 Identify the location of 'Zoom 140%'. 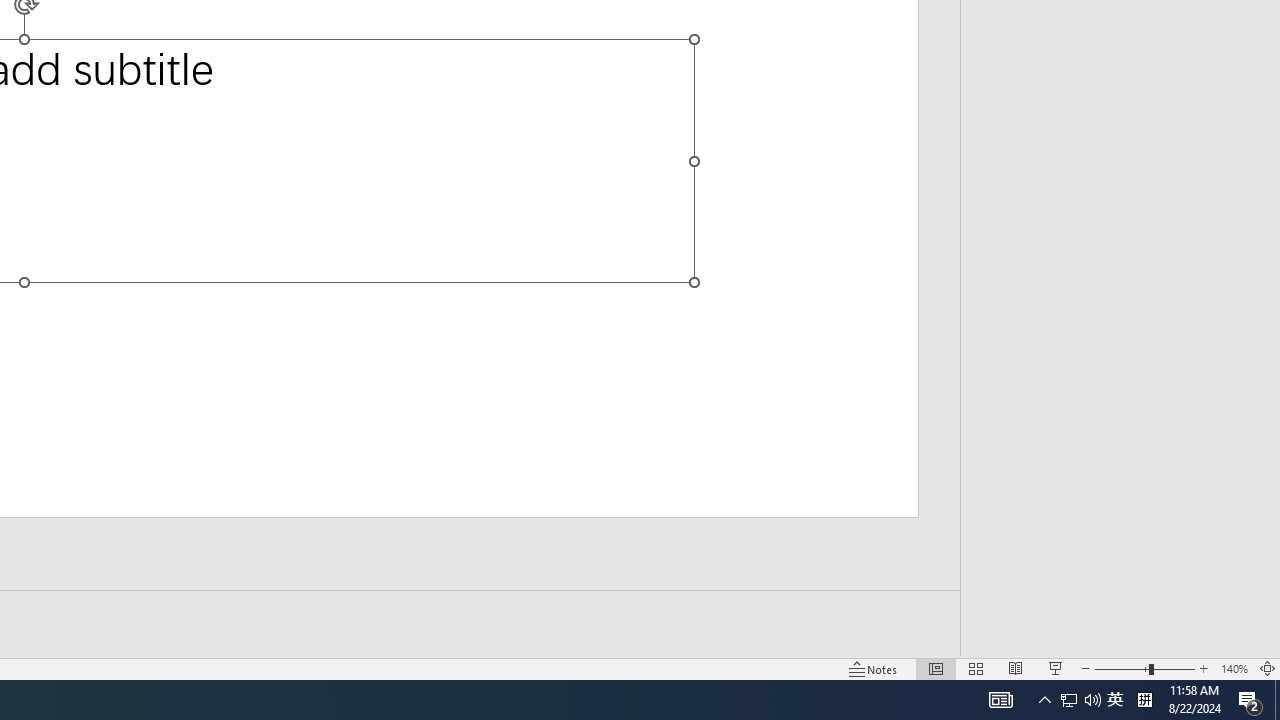
(1233, 669).